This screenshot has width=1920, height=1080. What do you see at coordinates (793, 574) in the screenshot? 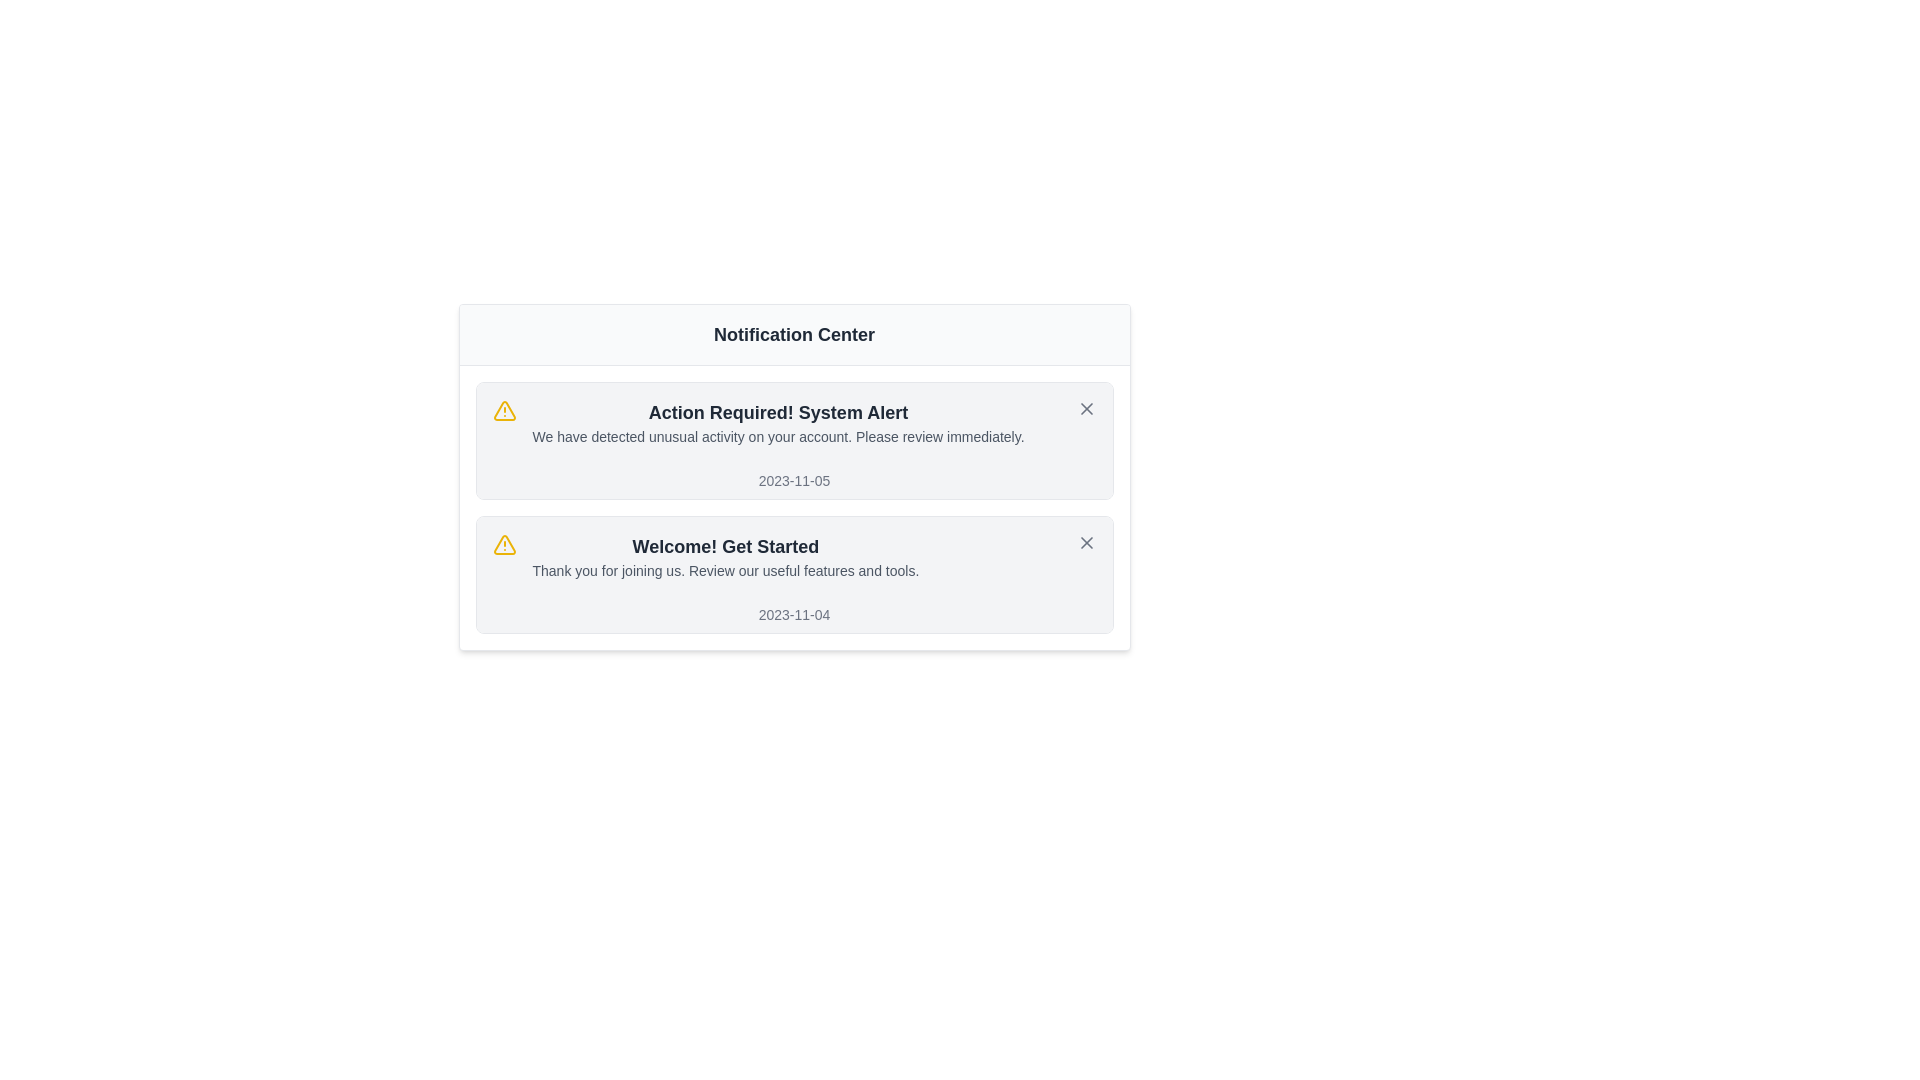
I see `the second notification card in the Notification Center` at bounding box center [793, 574].